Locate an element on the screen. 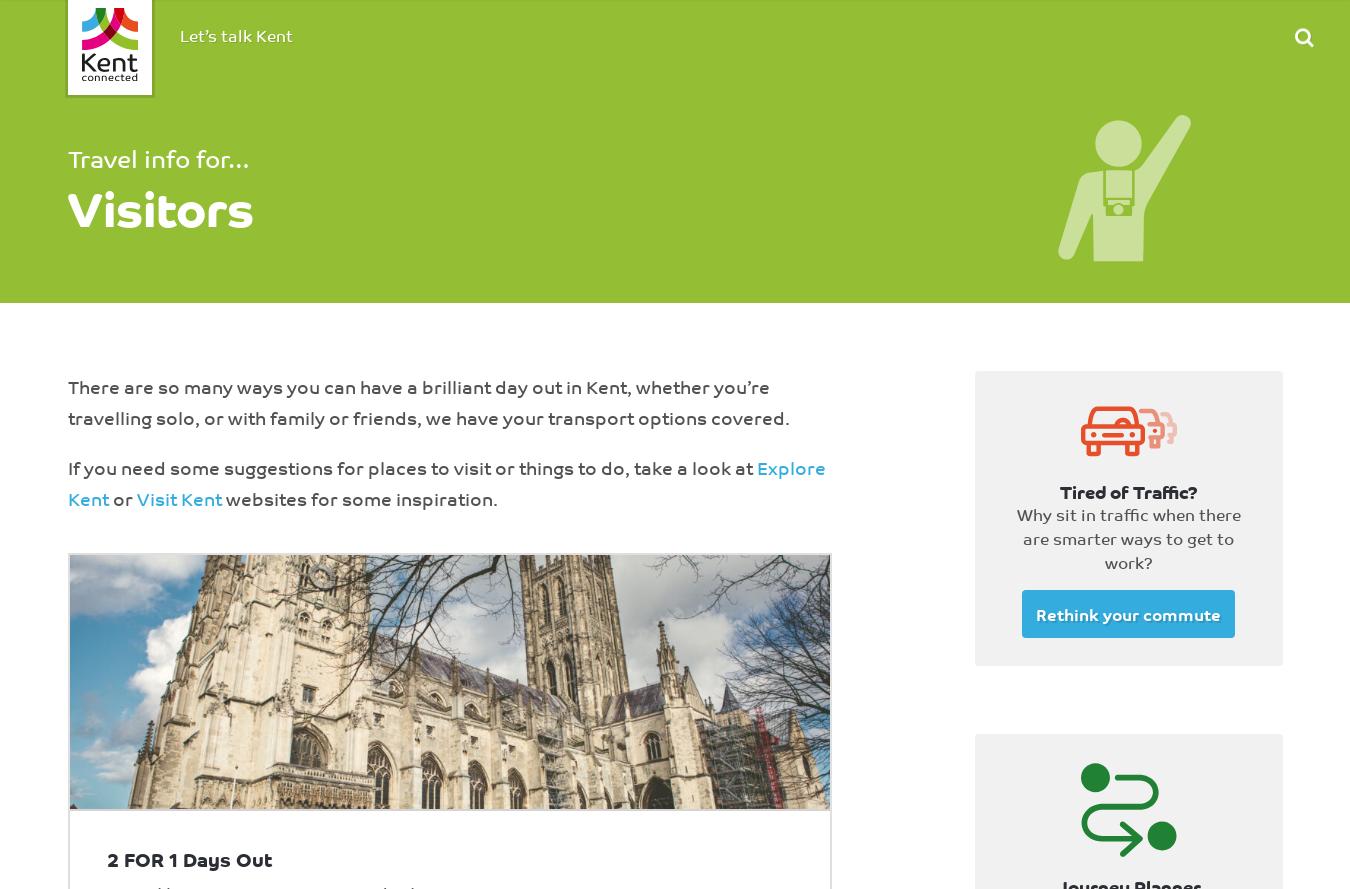 The height and width of the screenshot is (889, 1350). 'websites for some inspiration.' is located at coordinates (358, 497).